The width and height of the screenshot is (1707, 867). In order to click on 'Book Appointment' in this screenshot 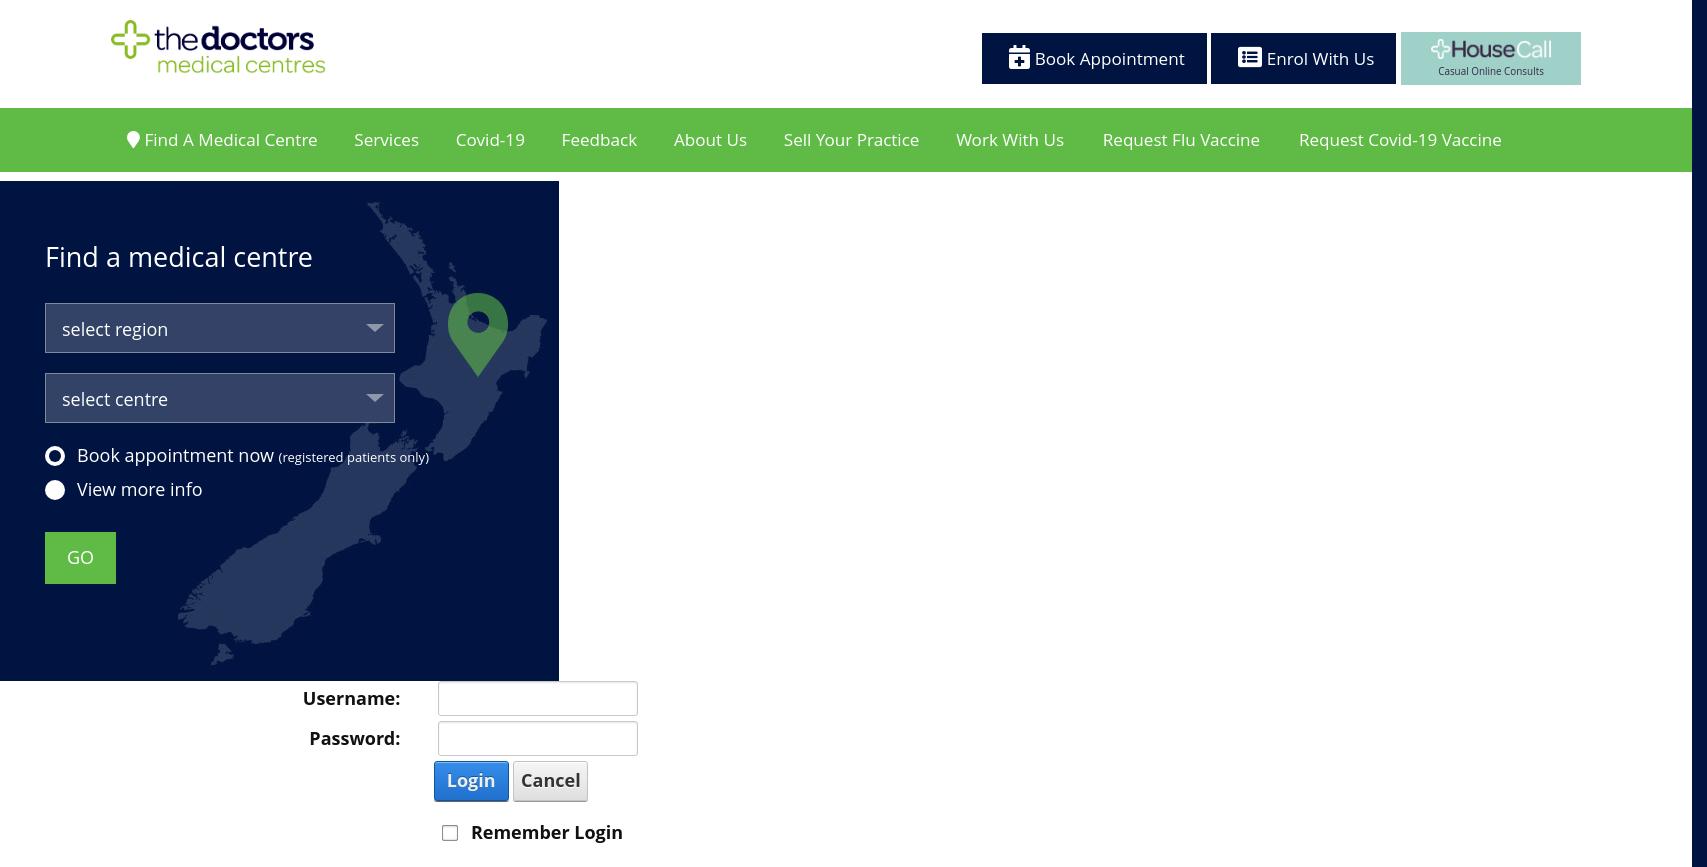, I will do `click(1105, 57)`.